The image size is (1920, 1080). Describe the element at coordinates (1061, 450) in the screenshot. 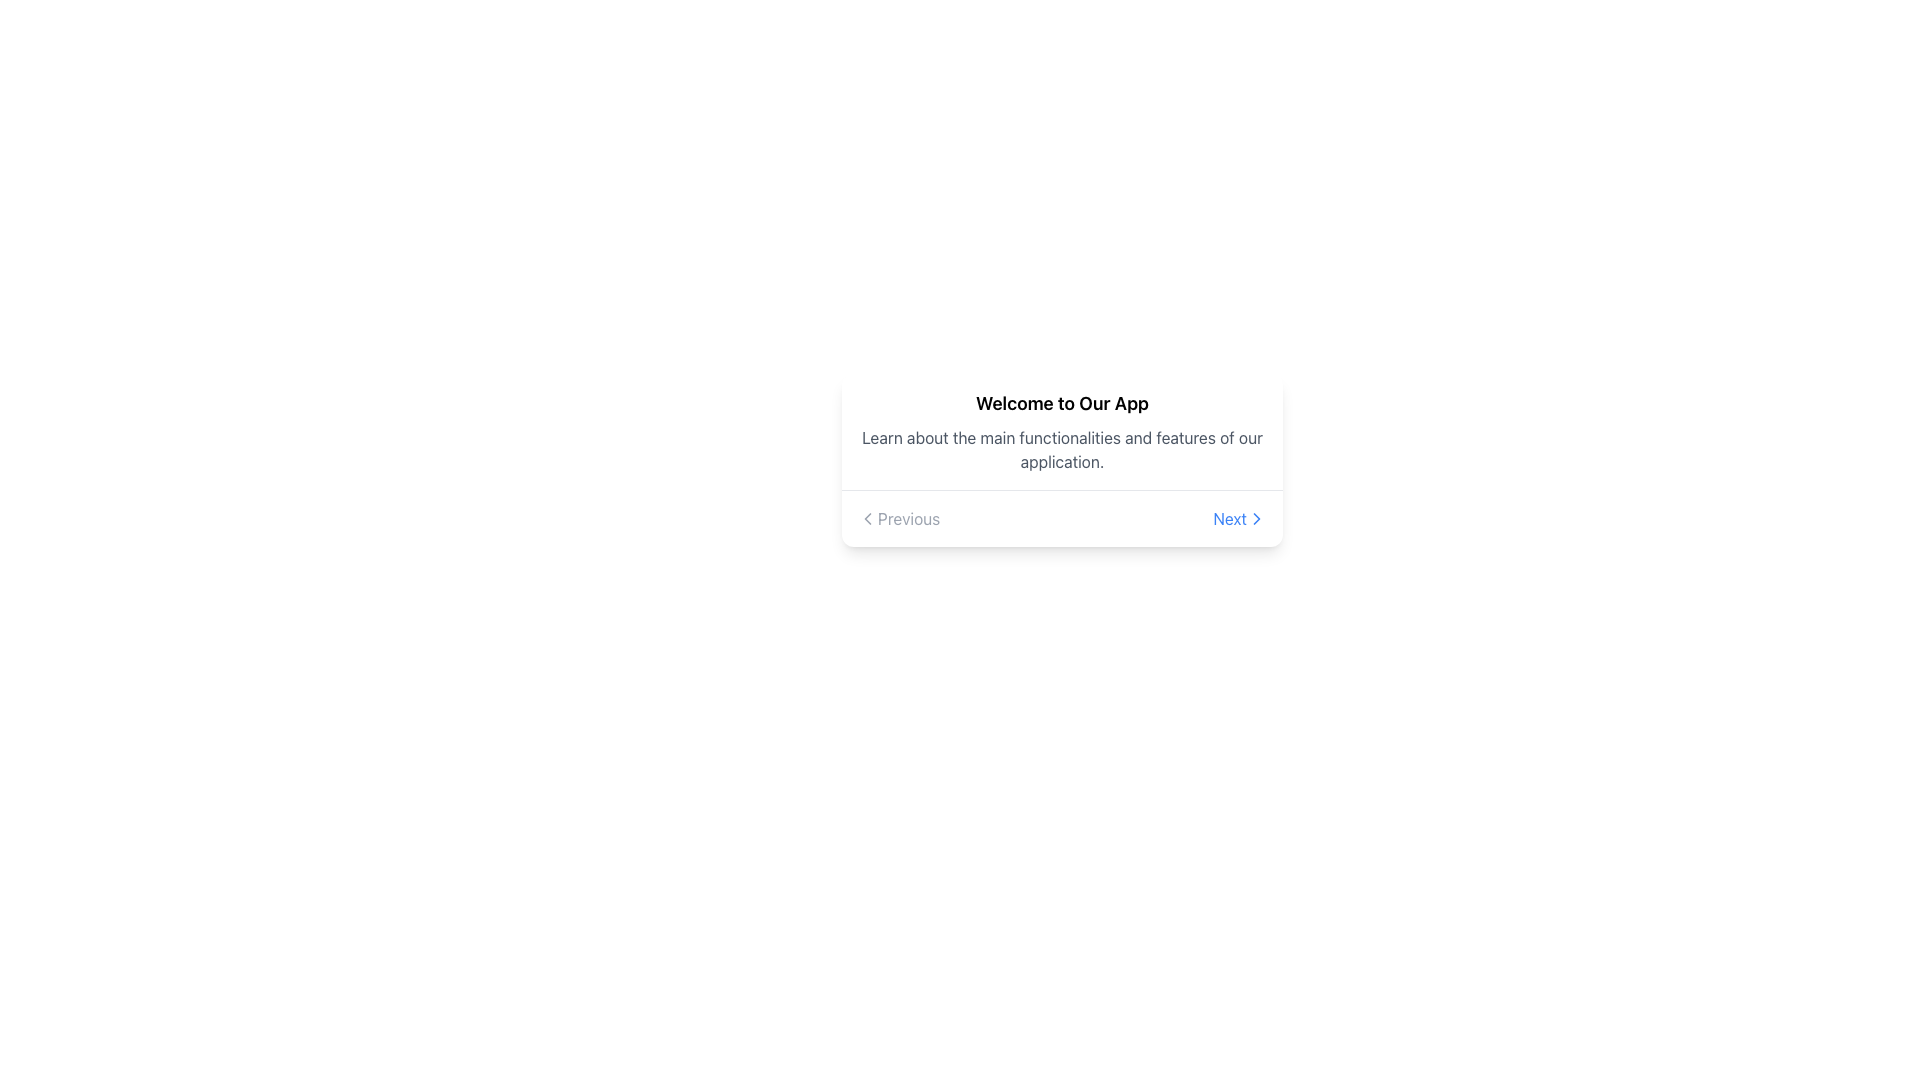

I see `the static text element that displays 'Learn about the main functionalities and features of our application.' which is styled in gray (#808080) and is positioned below the 'Welcome to Our App' heading` at that location.